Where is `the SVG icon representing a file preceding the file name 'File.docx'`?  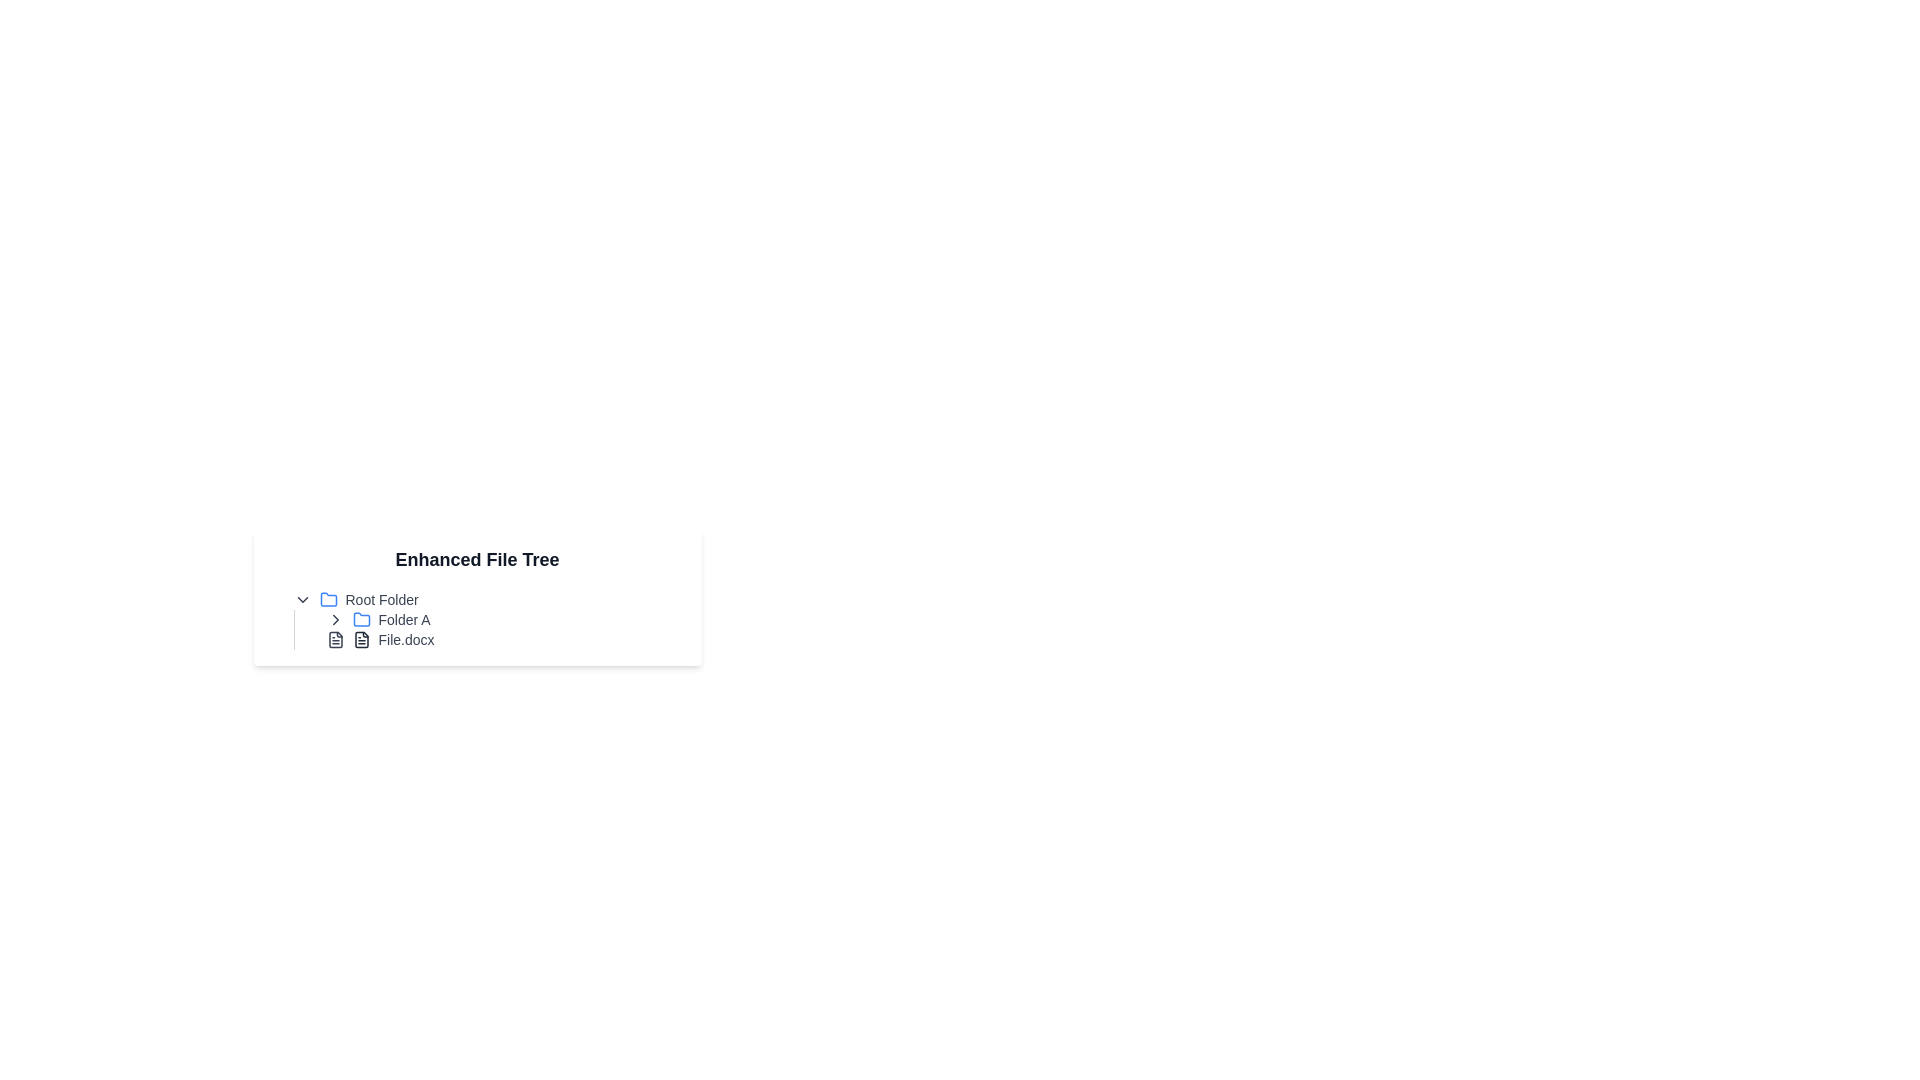 the SVG icon representing a file preceding the file name 'File.docx' is located at coordinates (335, 640).